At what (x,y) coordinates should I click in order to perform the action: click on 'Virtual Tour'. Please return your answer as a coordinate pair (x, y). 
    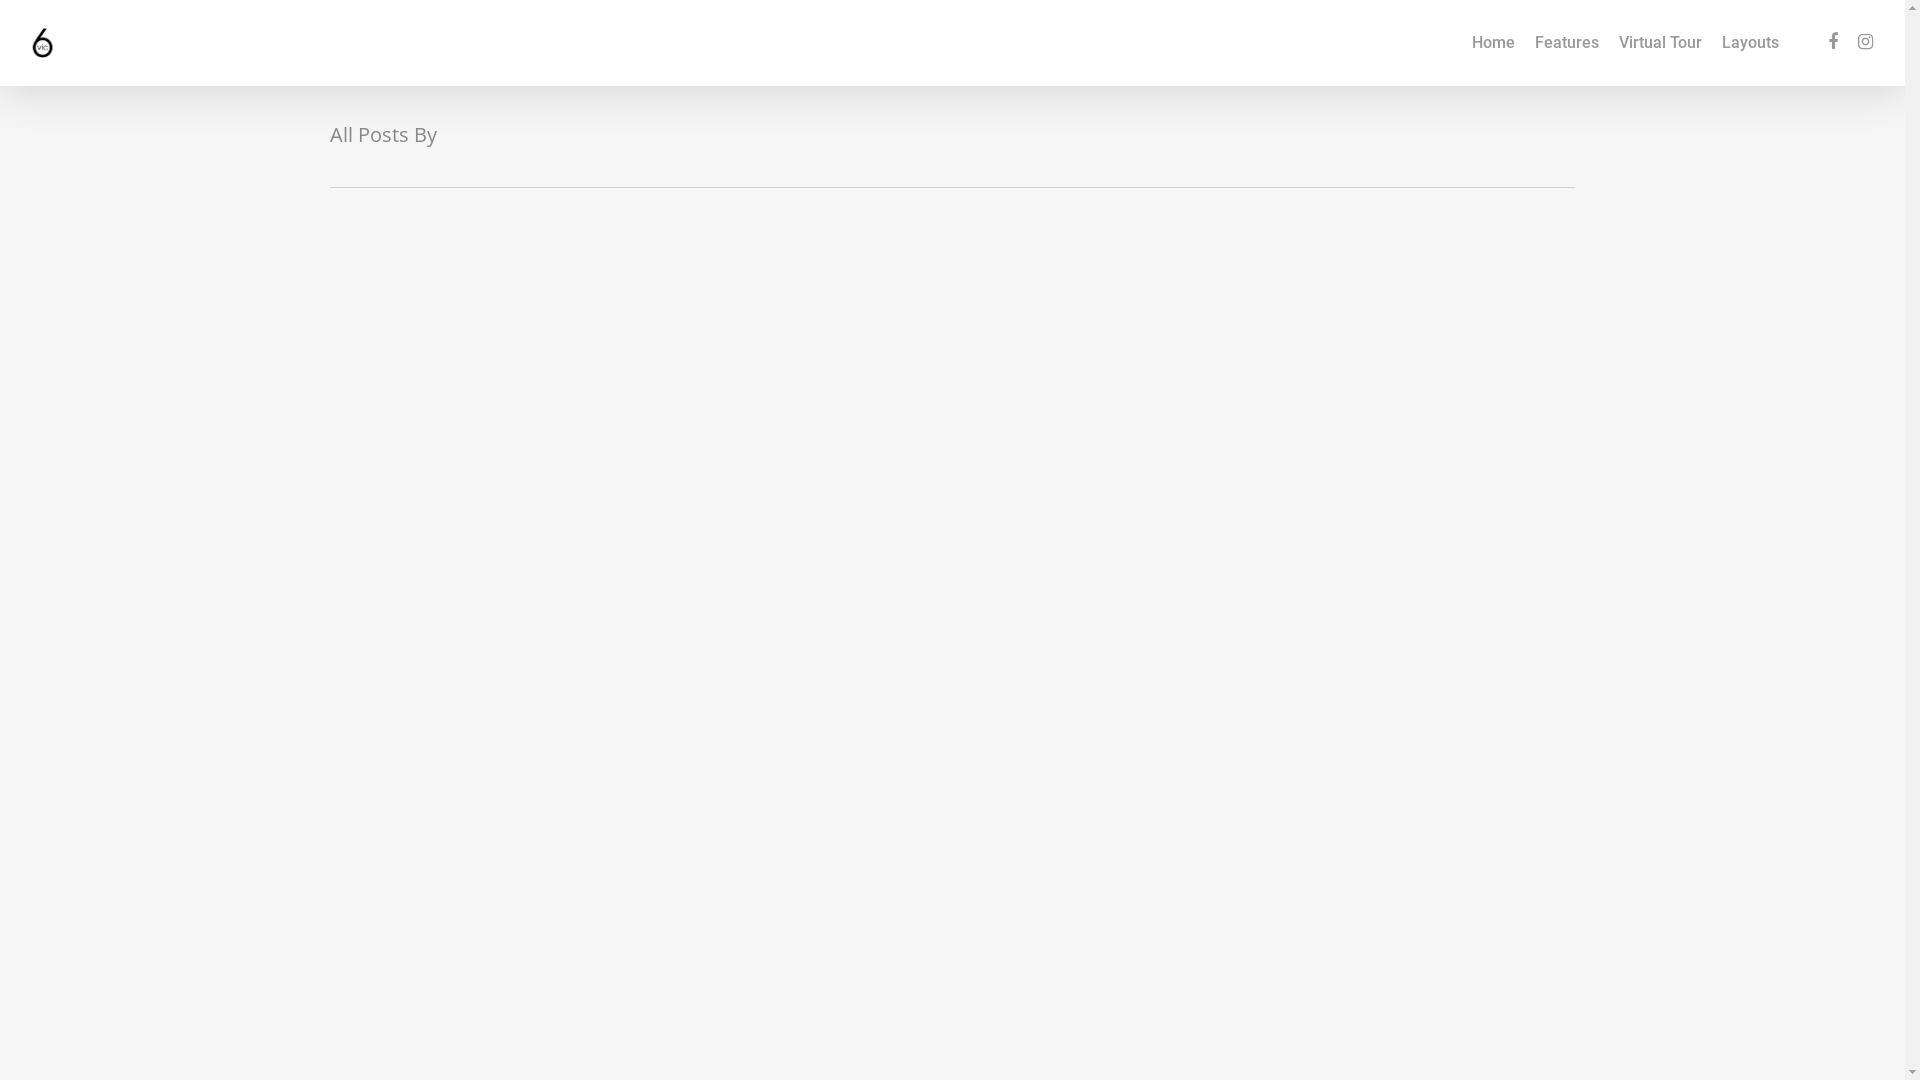
    Looking at the image, I should click on (1608, 42).